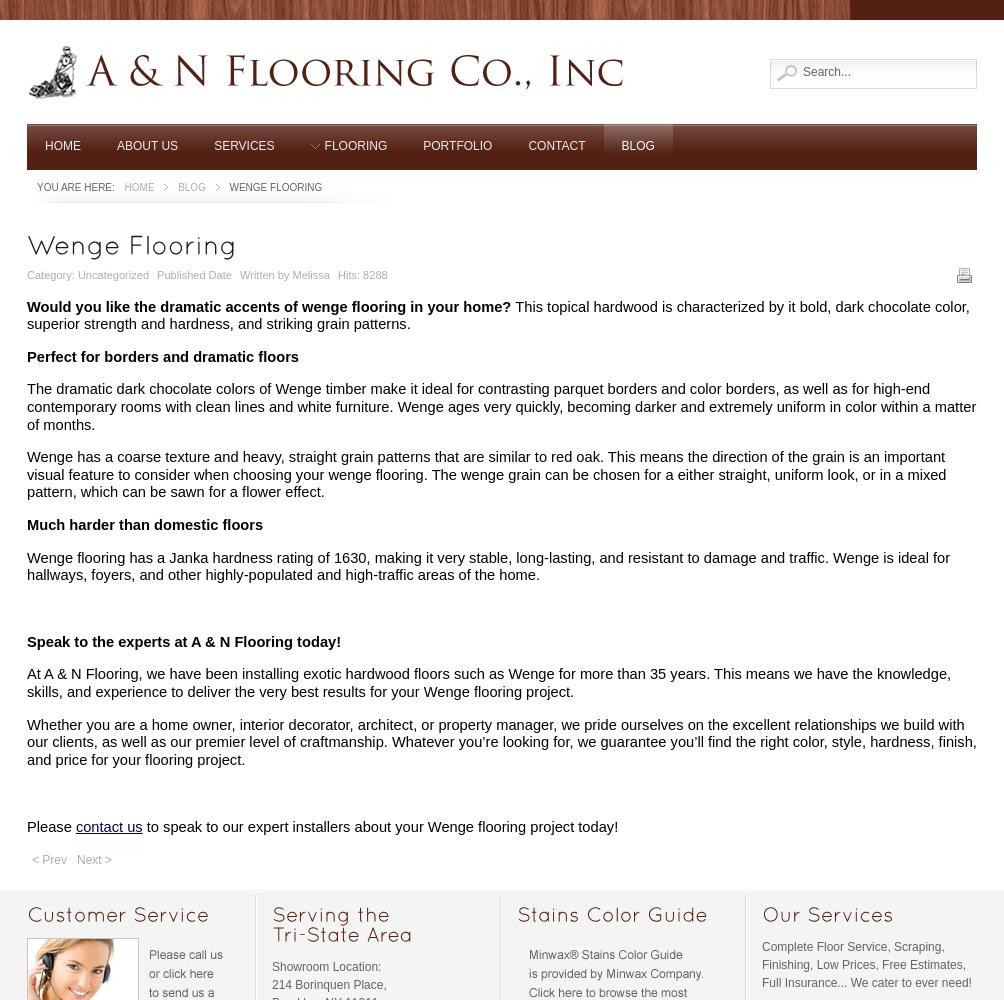  What do you see at coordinates (866, 964) in the screenshot?
I see `'Complete Floor Service, Scraping, Finishing, Low Prices, Free Estimates, Full Insurance... We cater to ever need!'` at bounding box center [866, 964].